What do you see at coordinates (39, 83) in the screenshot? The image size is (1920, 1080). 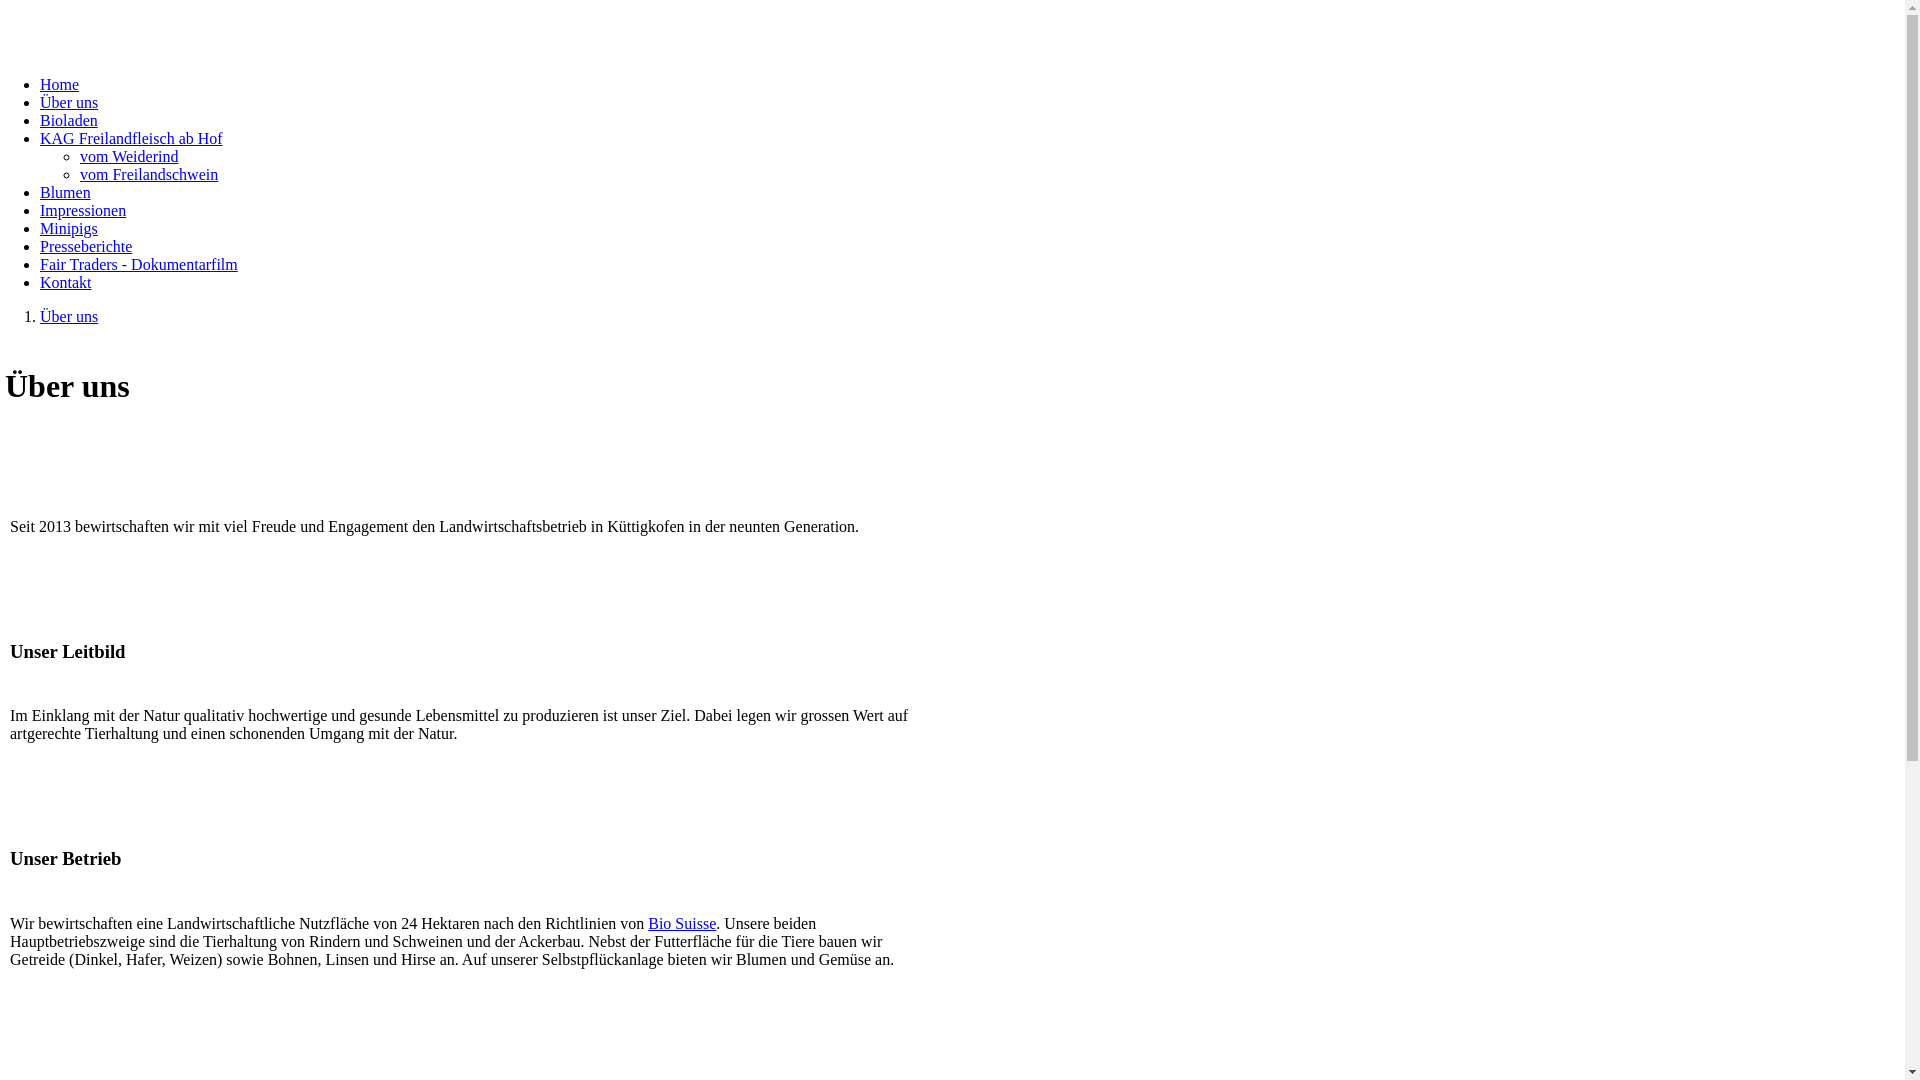 I see `'Home'` at bounding box center [39, 83].